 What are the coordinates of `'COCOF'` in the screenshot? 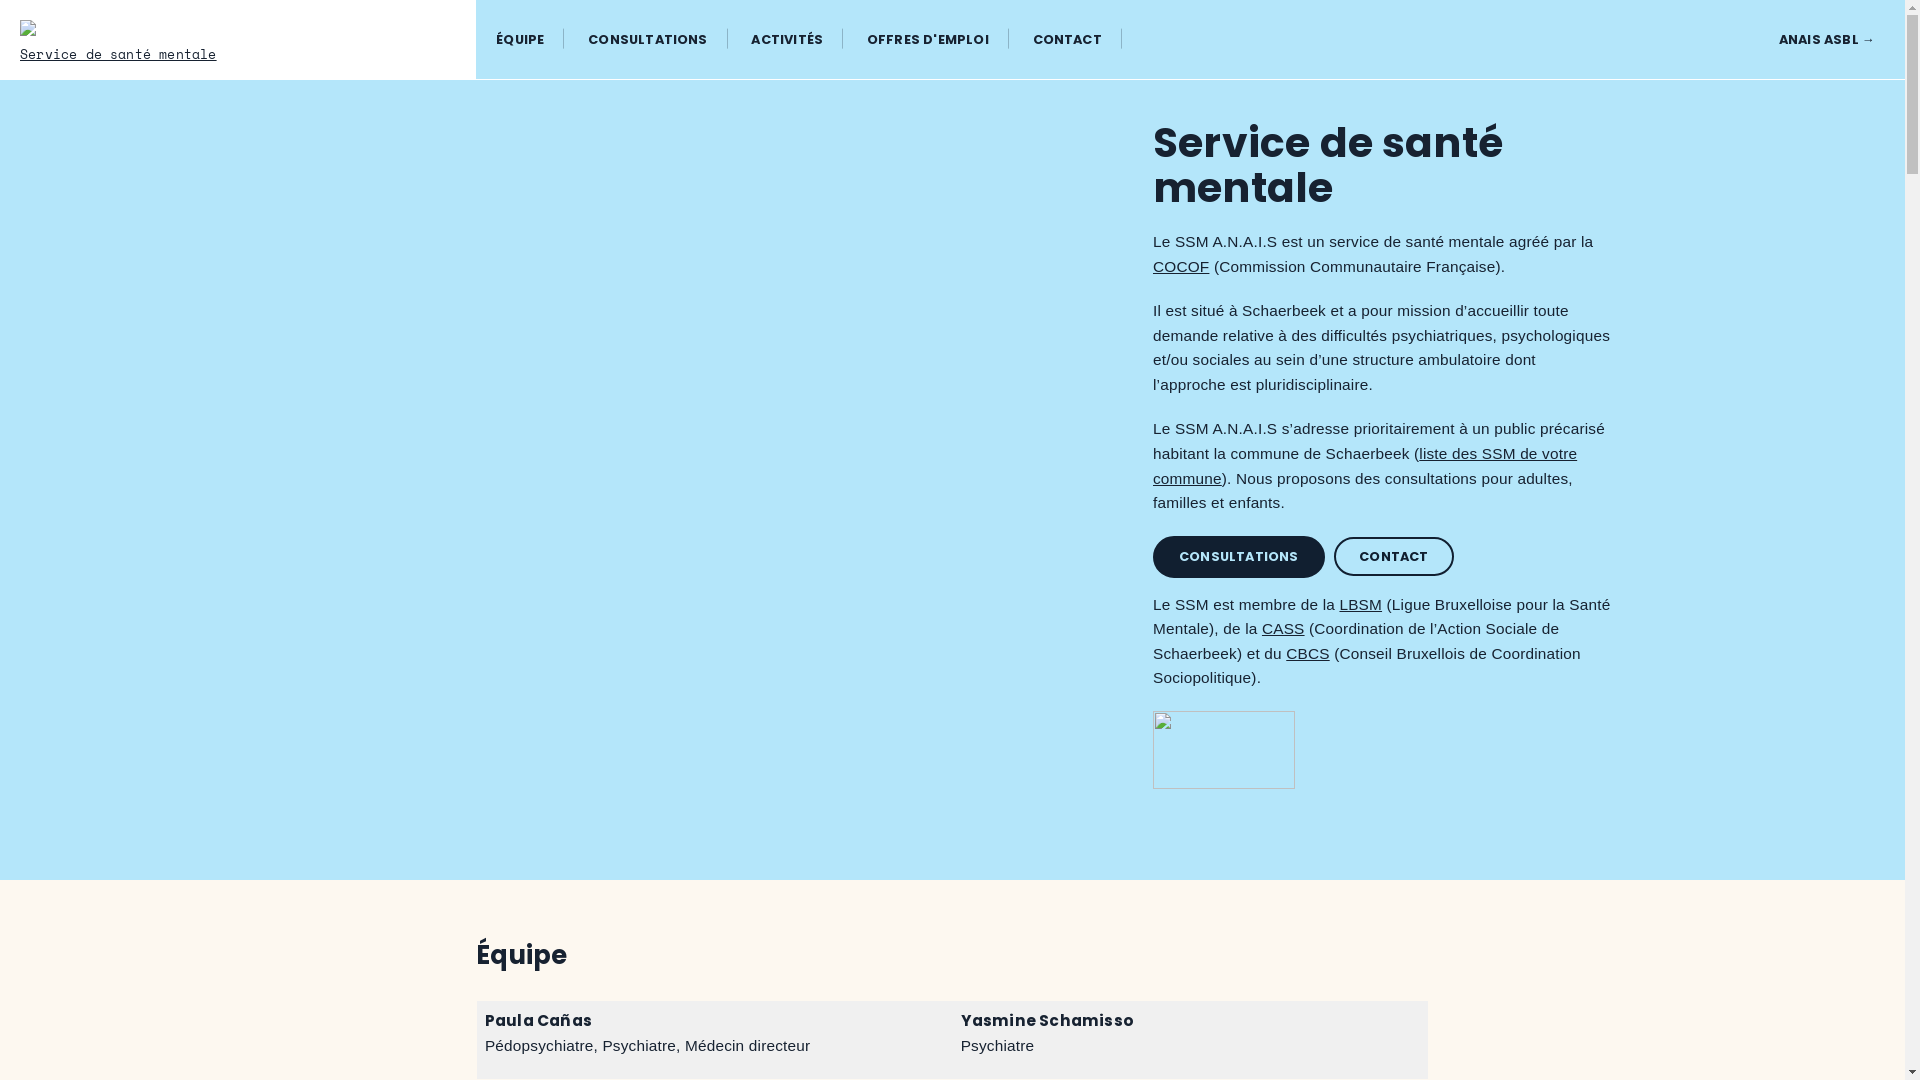 It's located at (1180, 265).